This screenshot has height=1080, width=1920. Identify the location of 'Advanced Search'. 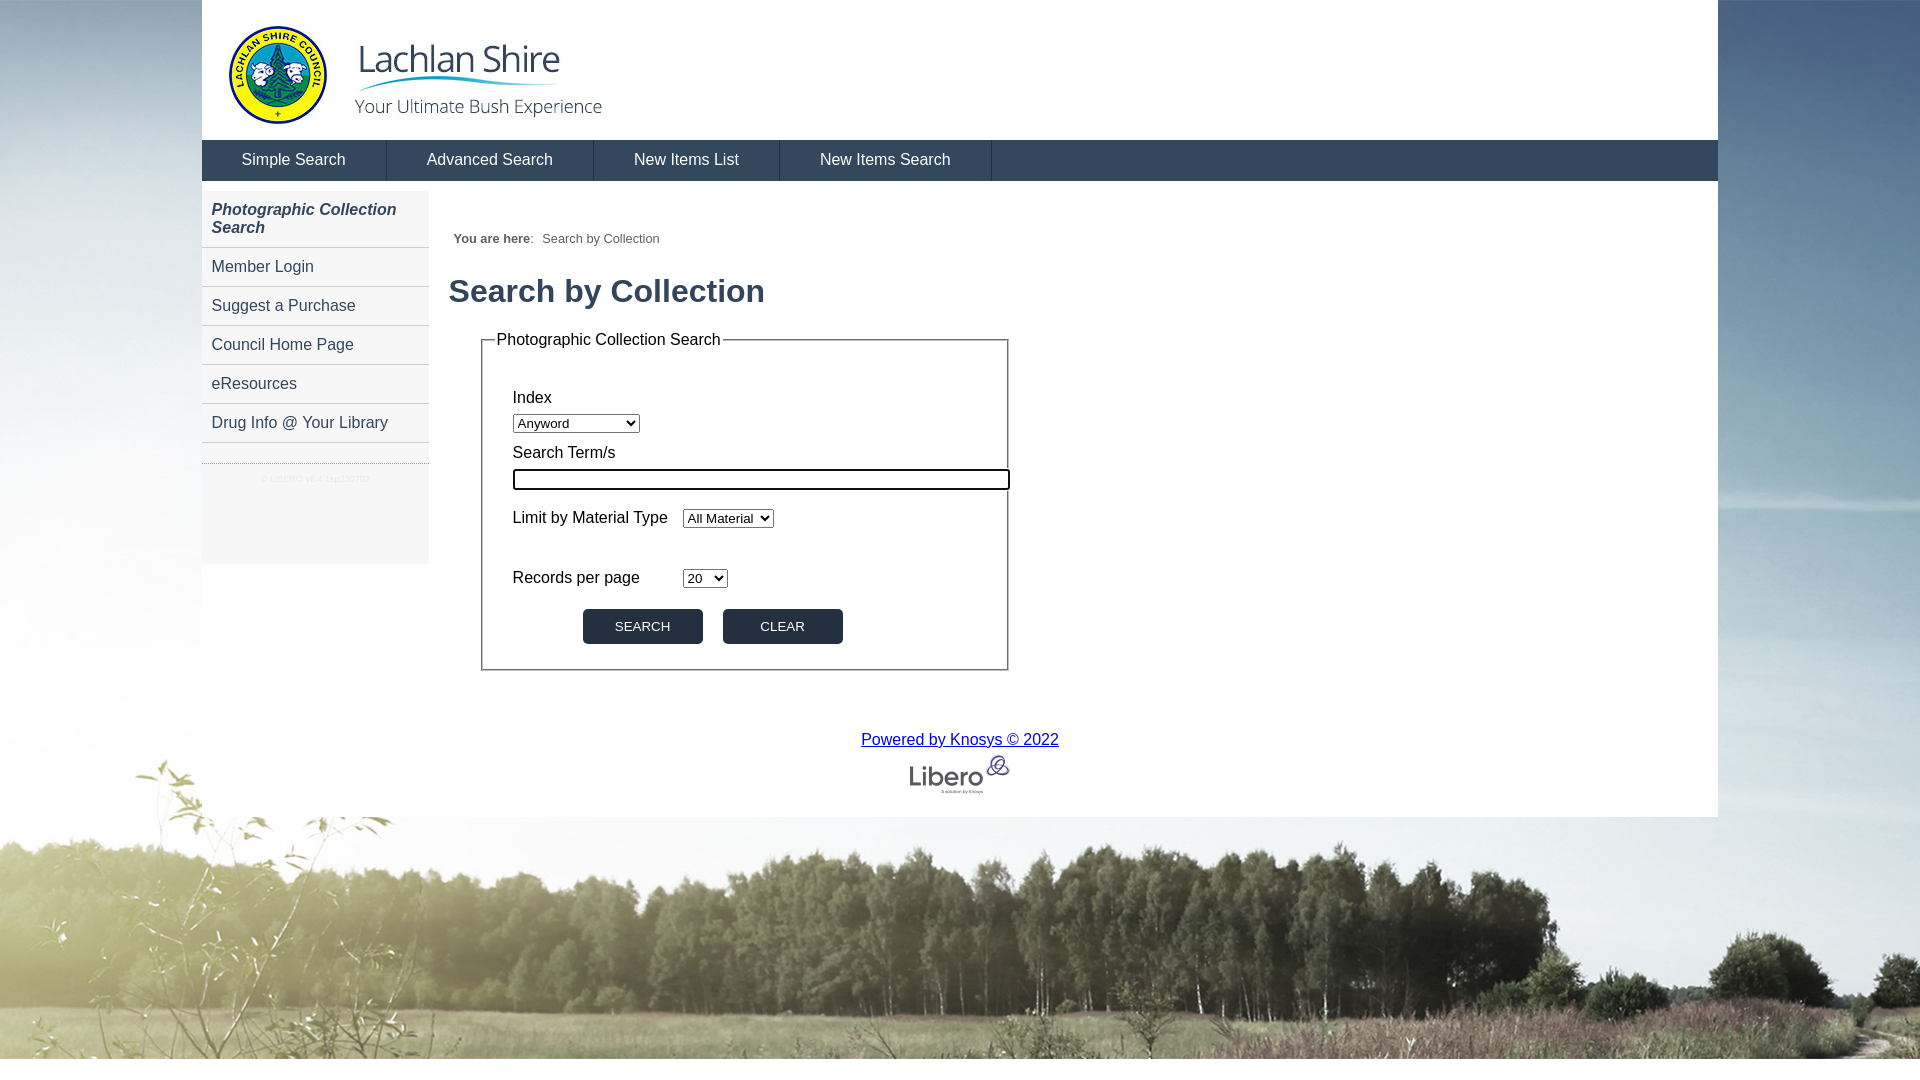
(387, 160).